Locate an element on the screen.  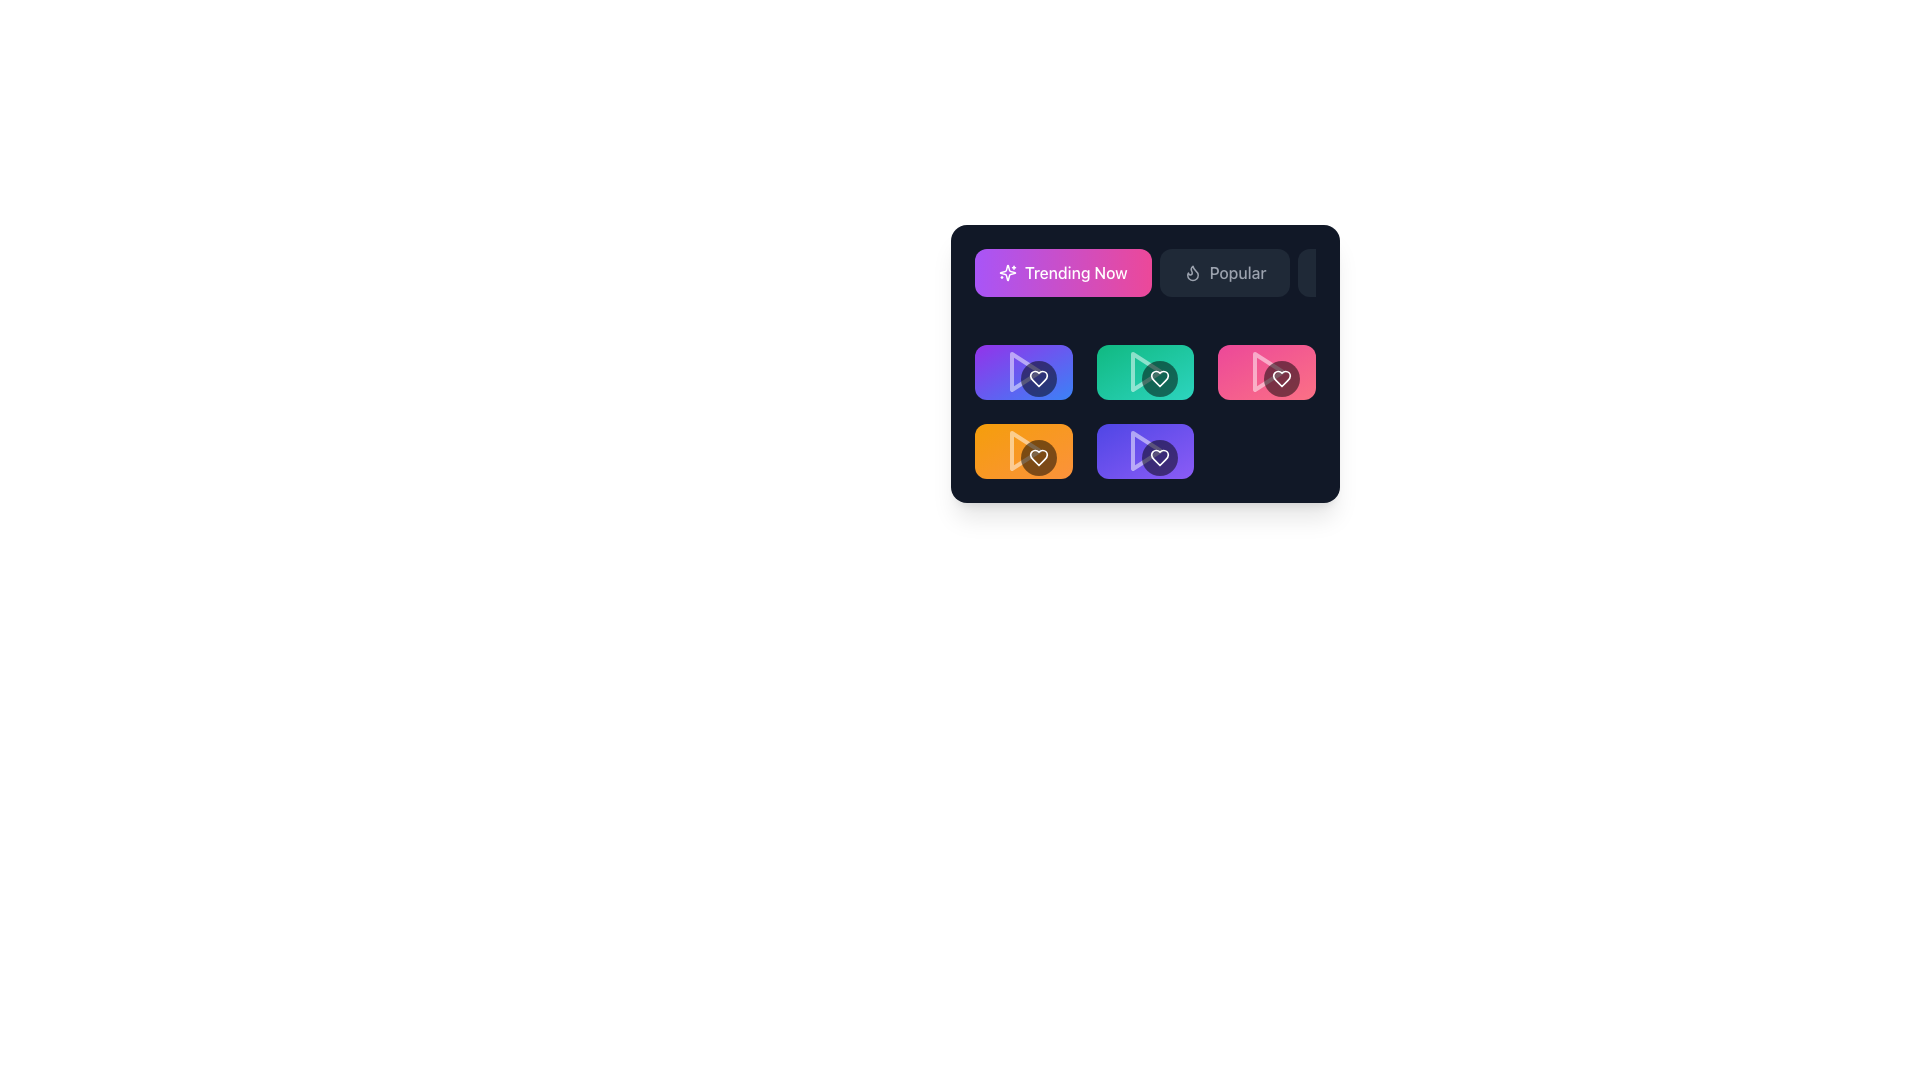
the interactive button indicating a count or statistic related to an action, such as likes or approvals, for accessibility navigation is located at coordinates (1159, 363).